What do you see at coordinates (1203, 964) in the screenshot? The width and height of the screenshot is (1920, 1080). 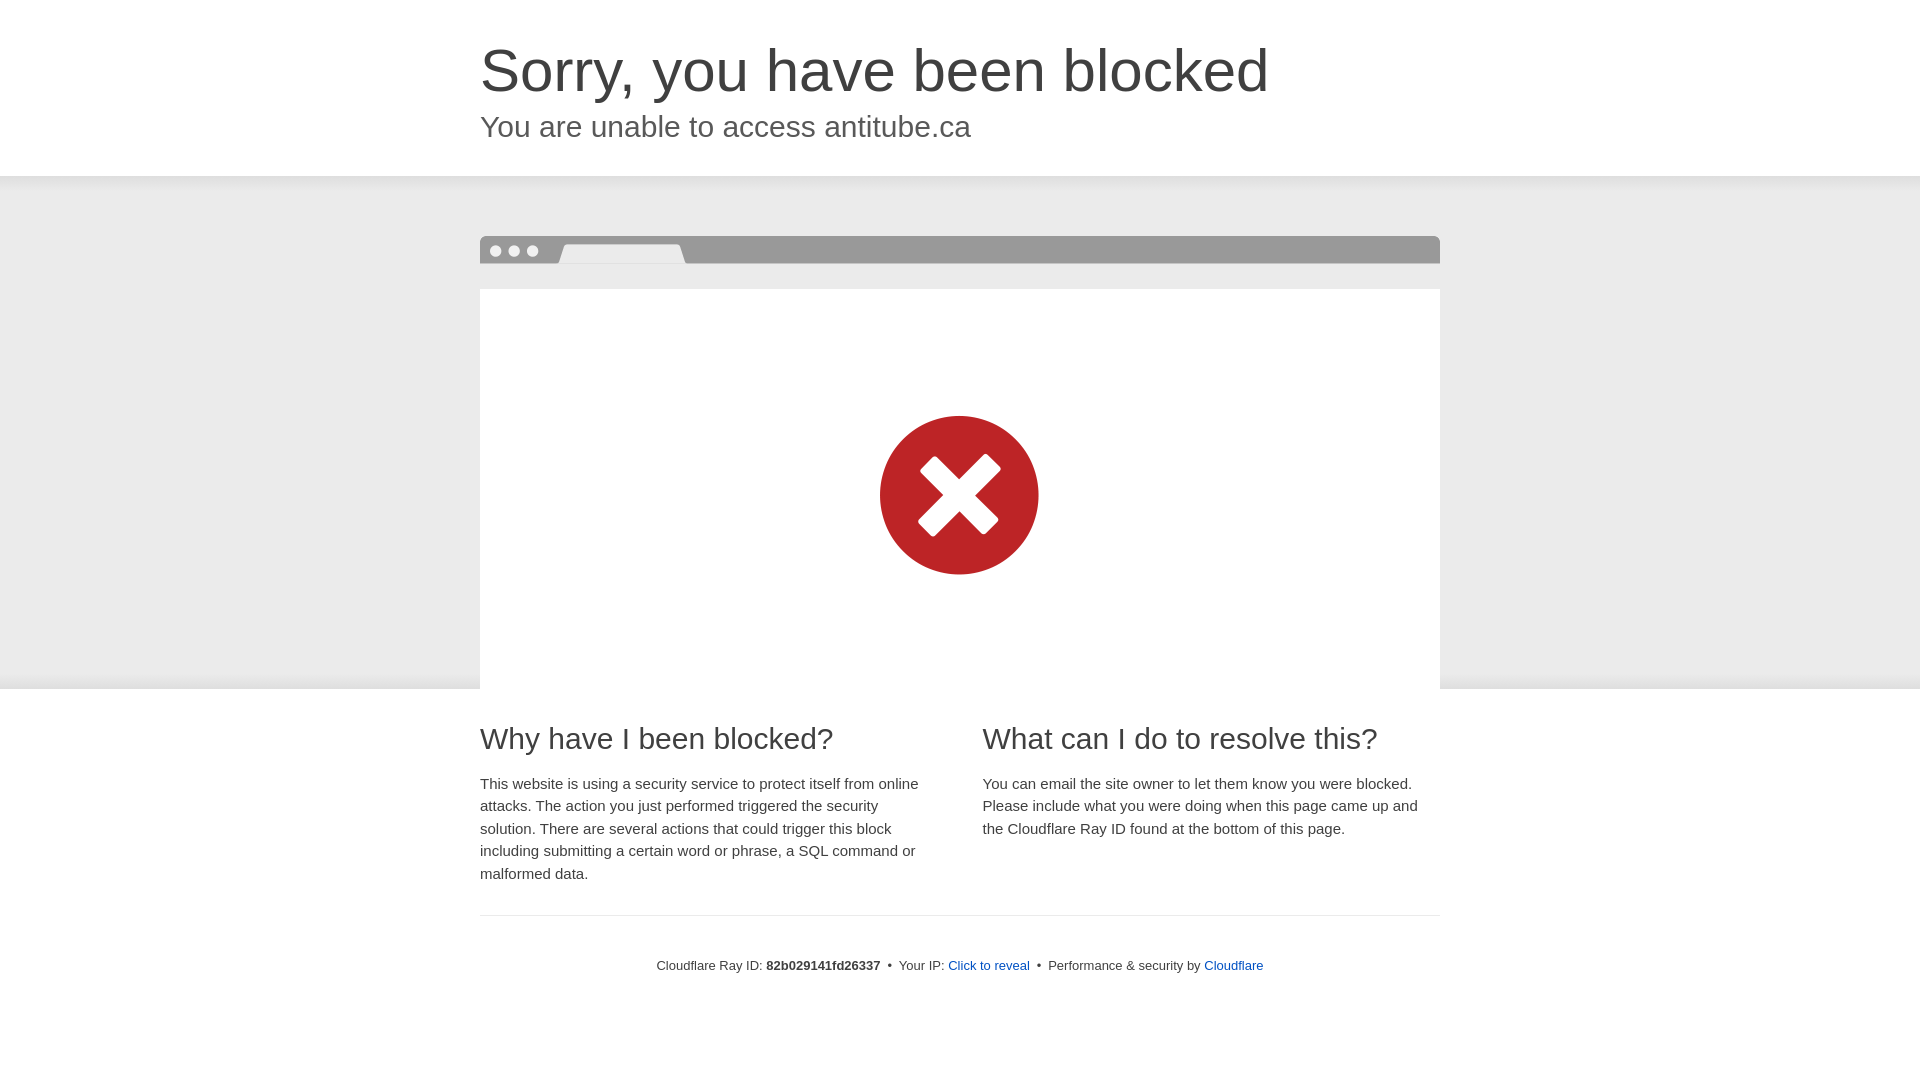 I see `'Cloudflare'` at bounding box center [1203, 964].